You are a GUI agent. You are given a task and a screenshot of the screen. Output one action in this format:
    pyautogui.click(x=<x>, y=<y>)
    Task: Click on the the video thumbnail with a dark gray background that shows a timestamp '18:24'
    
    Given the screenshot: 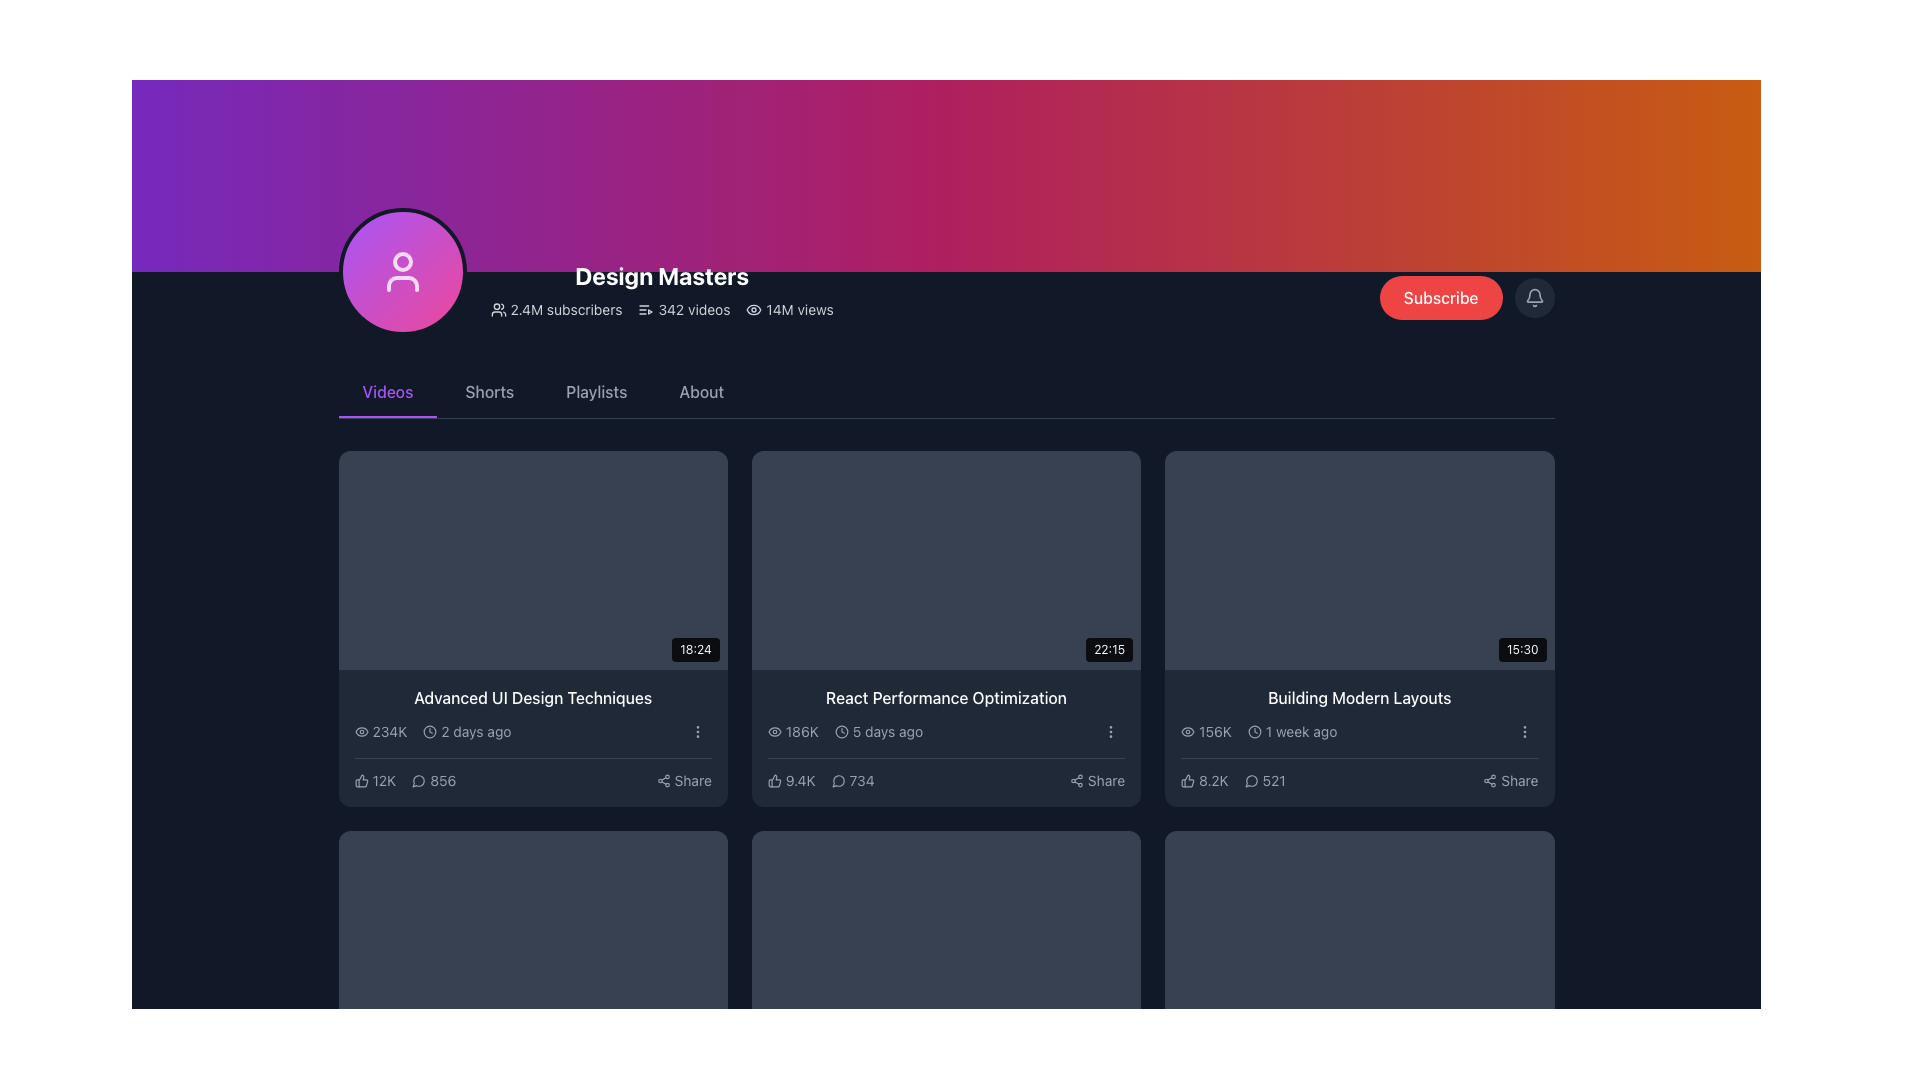 What is the action you would take?
    pyautogui.click(x=533, y=560)
    